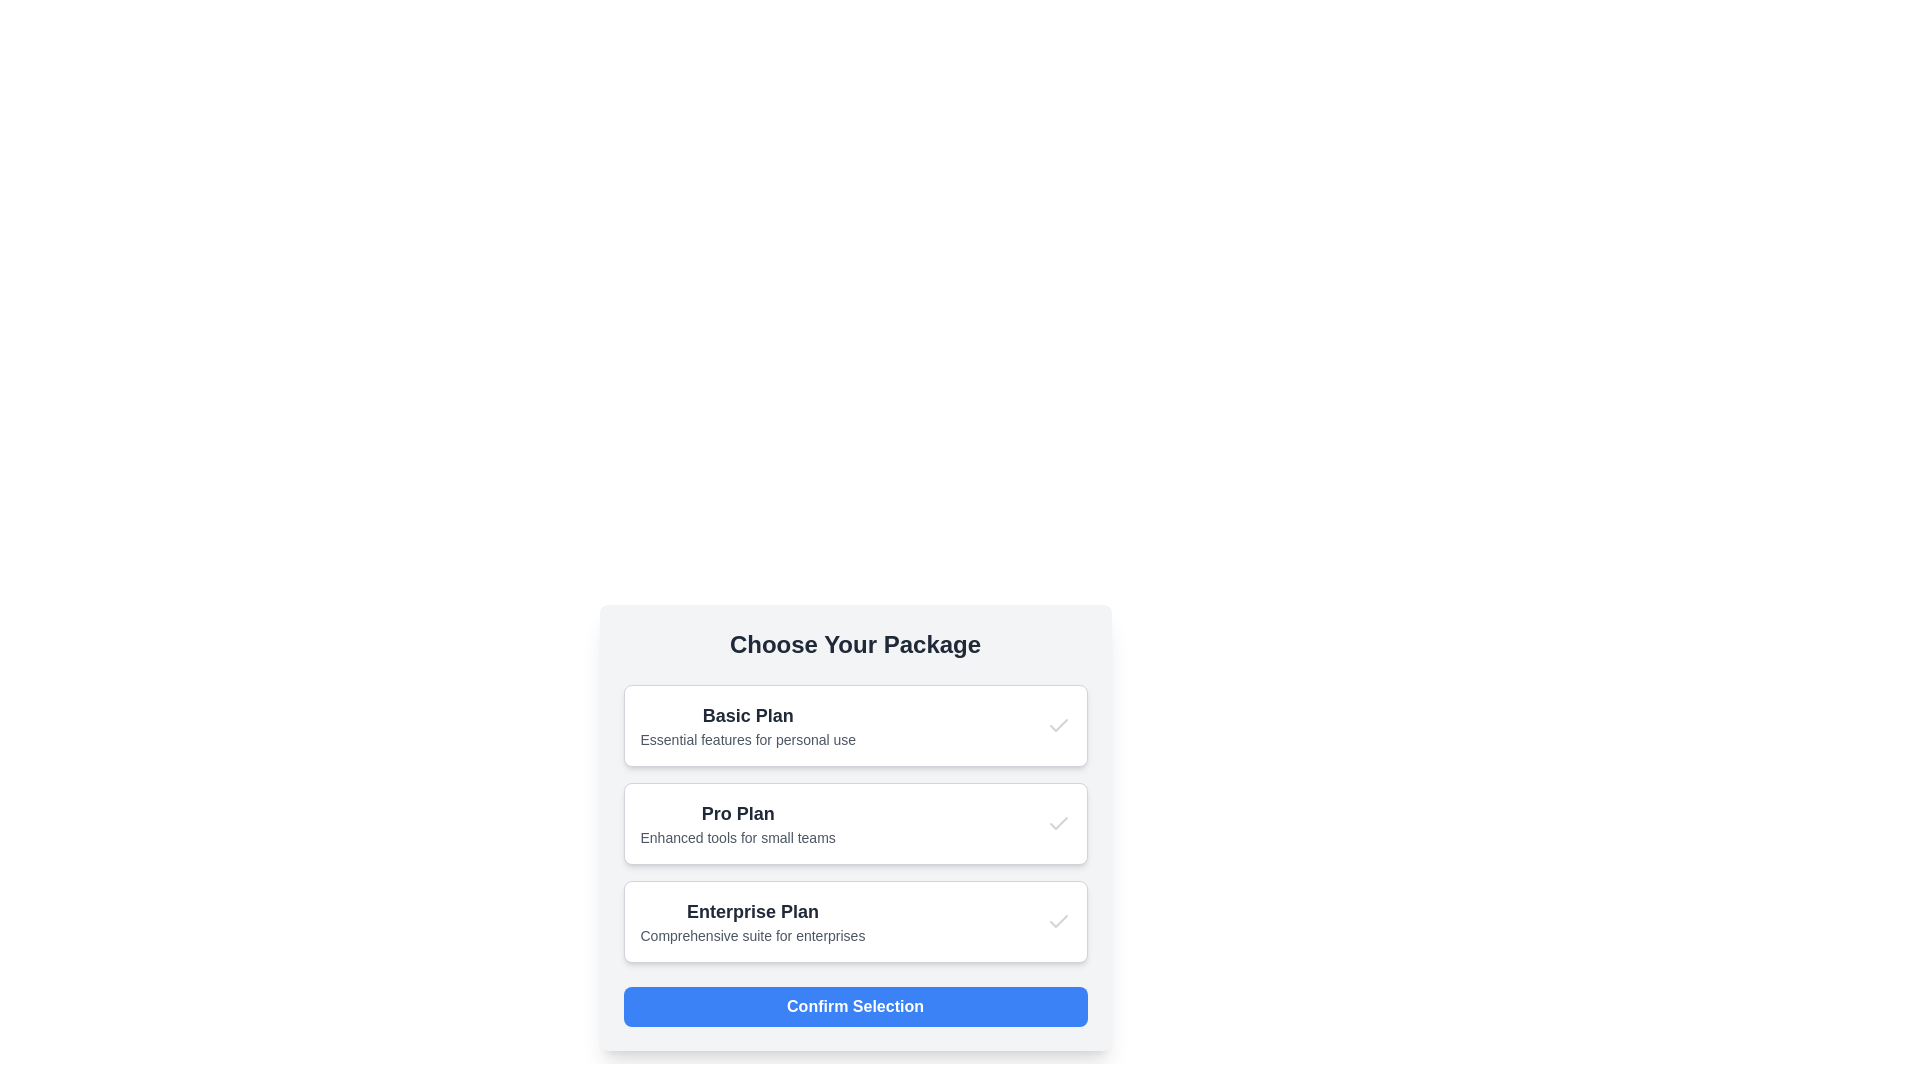 Image resolution: width=1920 pixels, height=1080 pixels. What do you see at coordinates (747, 715) in the screenshot?
I see `text label that says 'Basic Plan', which is styled in a larger, bold font and is located at the top of the first card in the list of plans` at bounding box center [747, 715].